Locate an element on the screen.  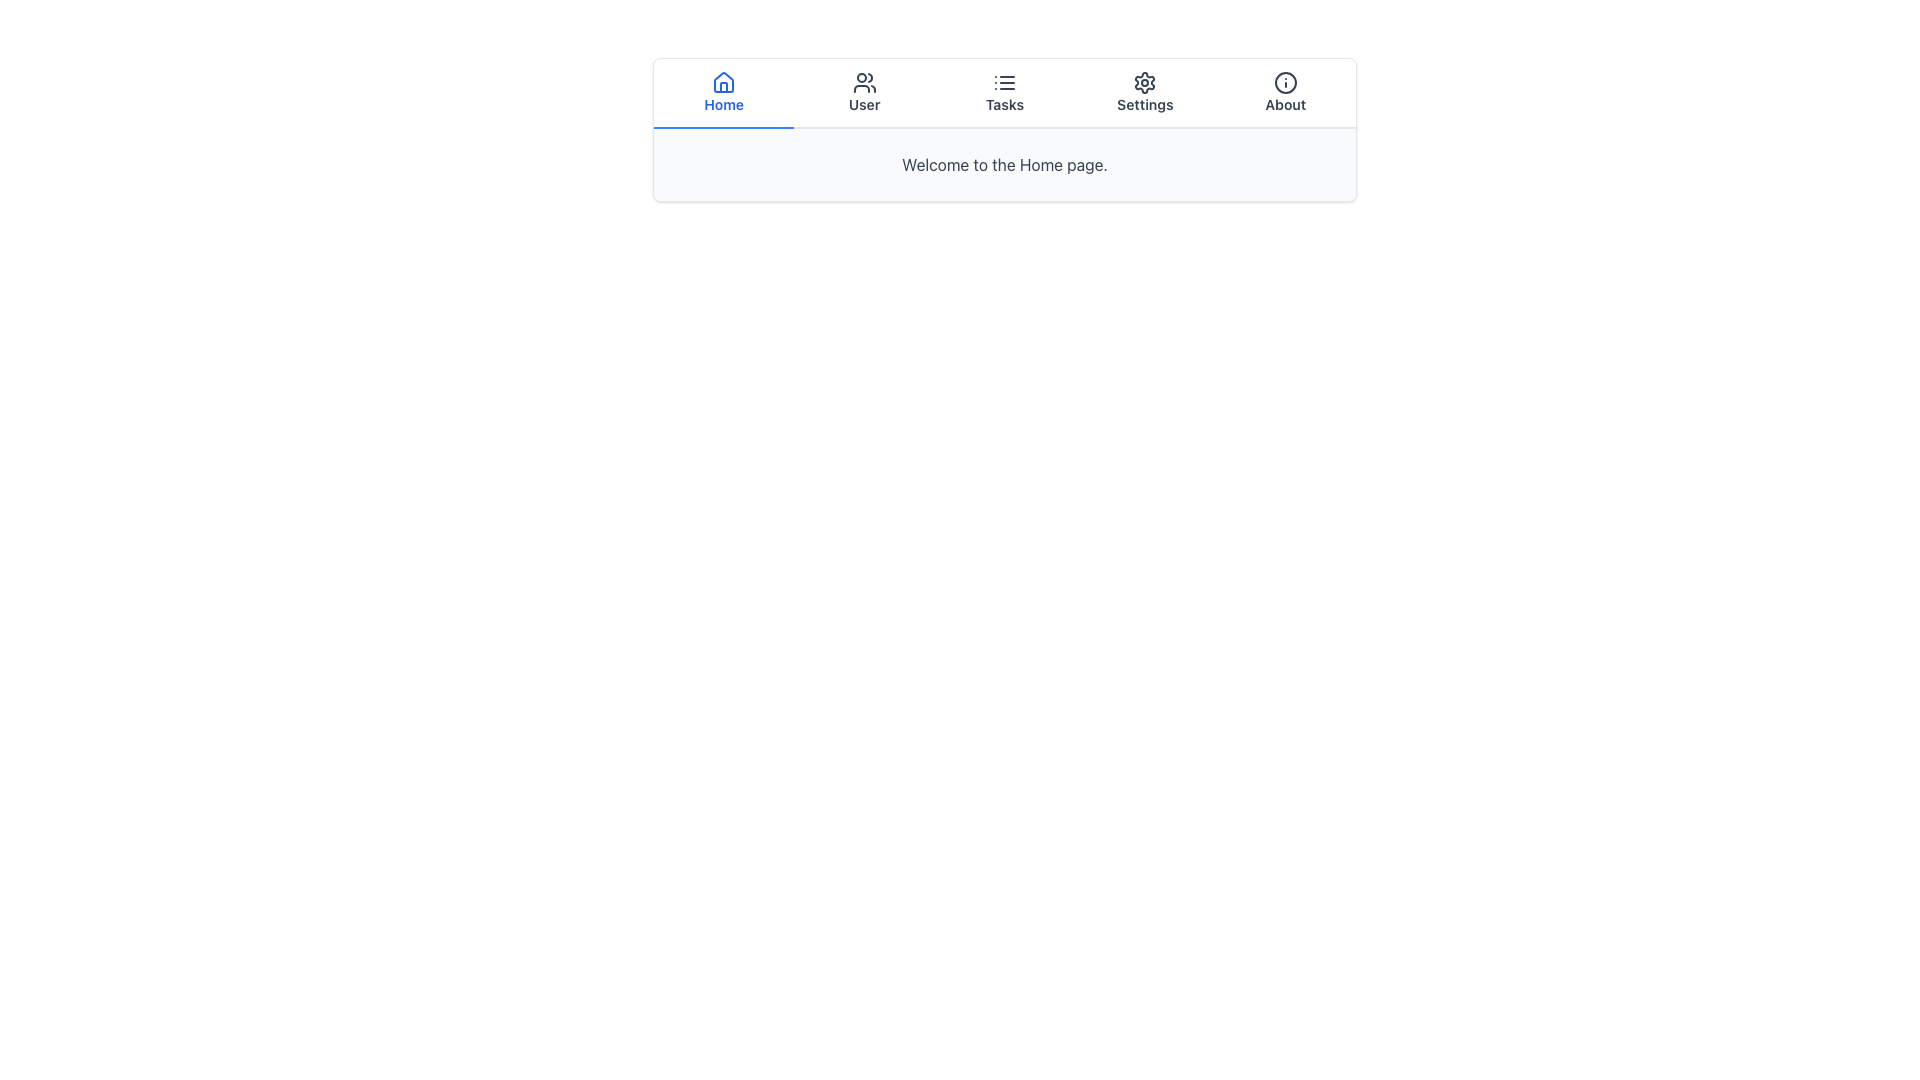
the 'Settings' text label in the navigation bar is located at coordinates (1145, 104).